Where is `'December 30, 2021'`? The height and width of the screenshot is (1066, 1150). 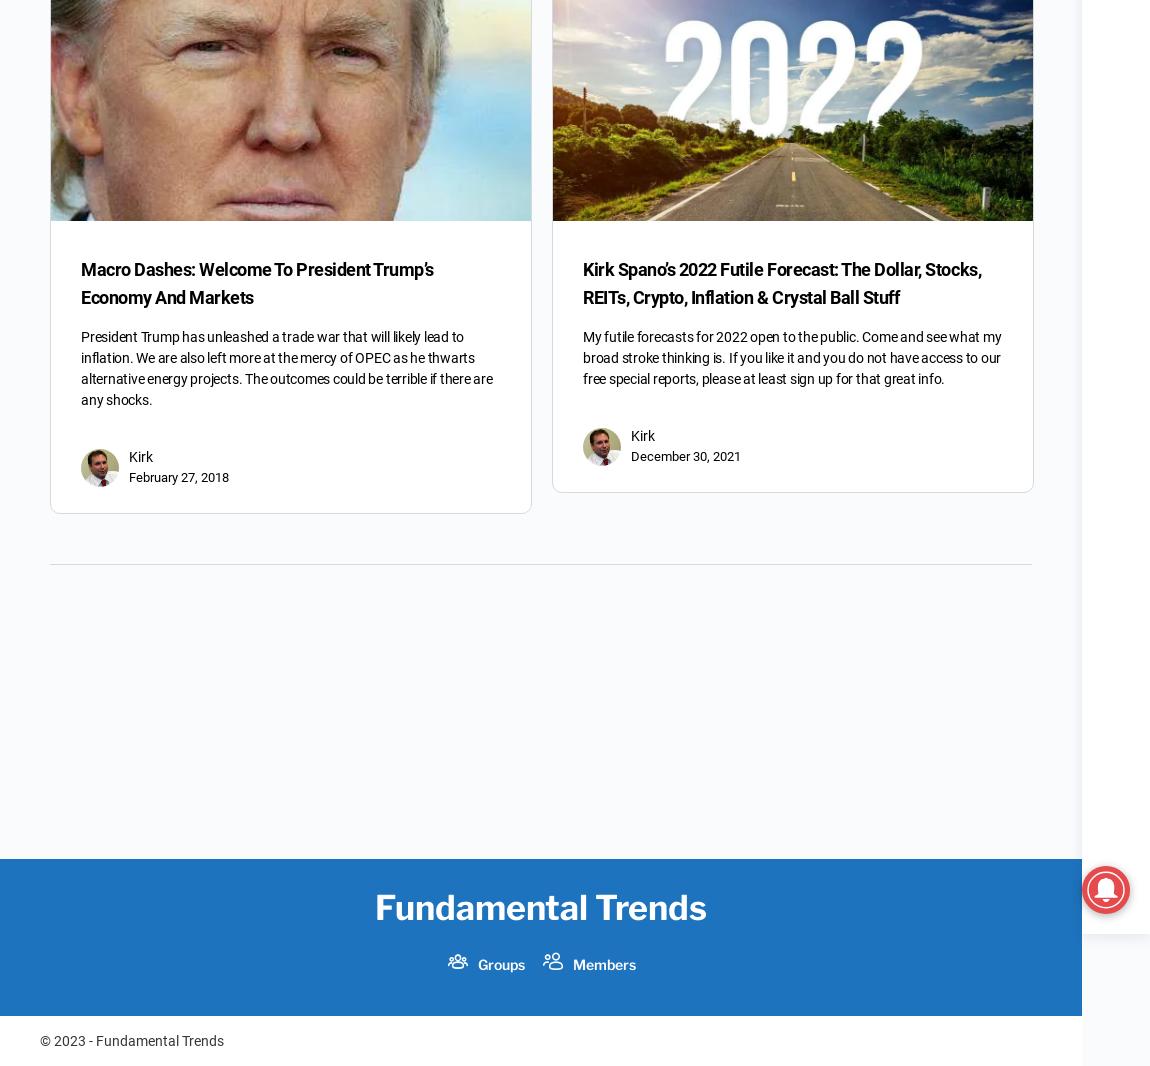
'December 30, 2021' is located at coordinates (684, 456).